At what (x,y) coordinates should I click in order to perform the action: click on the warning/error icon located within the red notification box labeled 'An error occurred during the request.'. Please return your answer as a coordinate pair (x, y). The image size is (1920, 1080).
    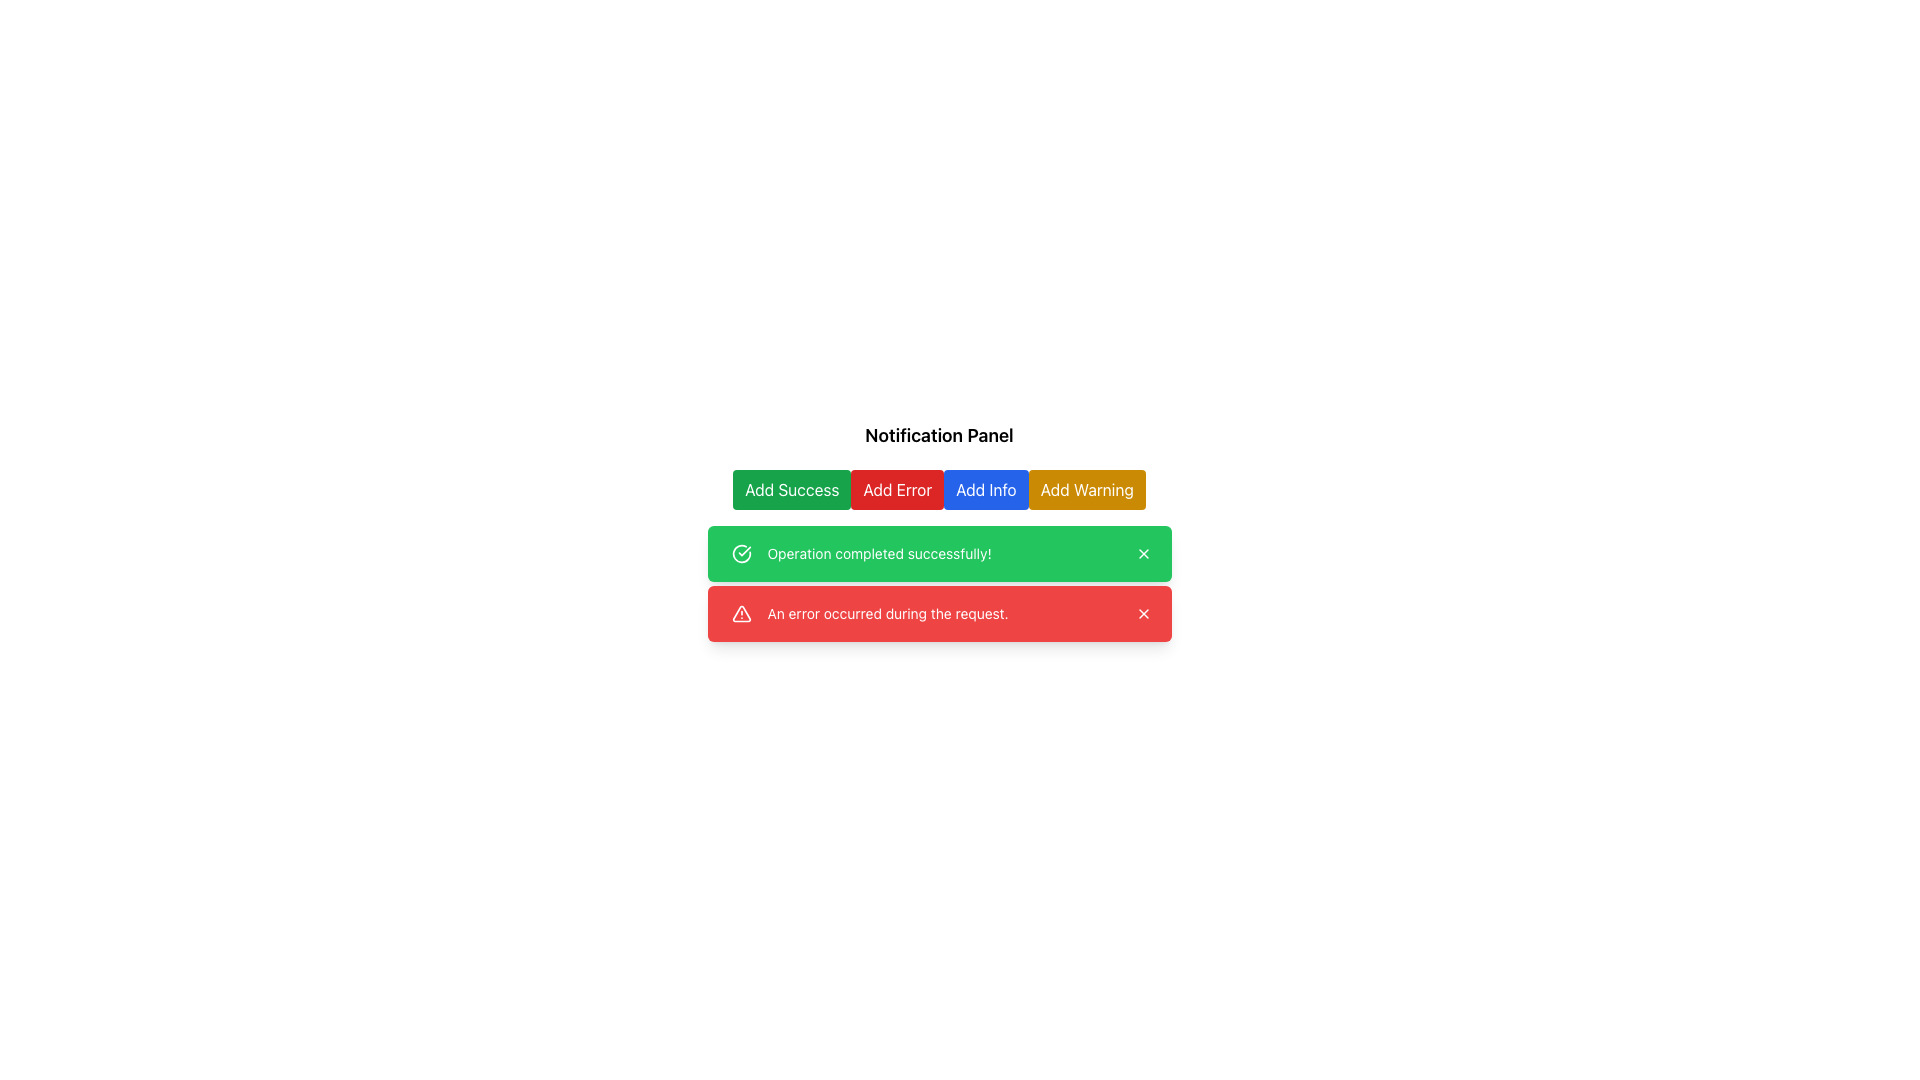
    Looking at the image, I should click on (740, 612).